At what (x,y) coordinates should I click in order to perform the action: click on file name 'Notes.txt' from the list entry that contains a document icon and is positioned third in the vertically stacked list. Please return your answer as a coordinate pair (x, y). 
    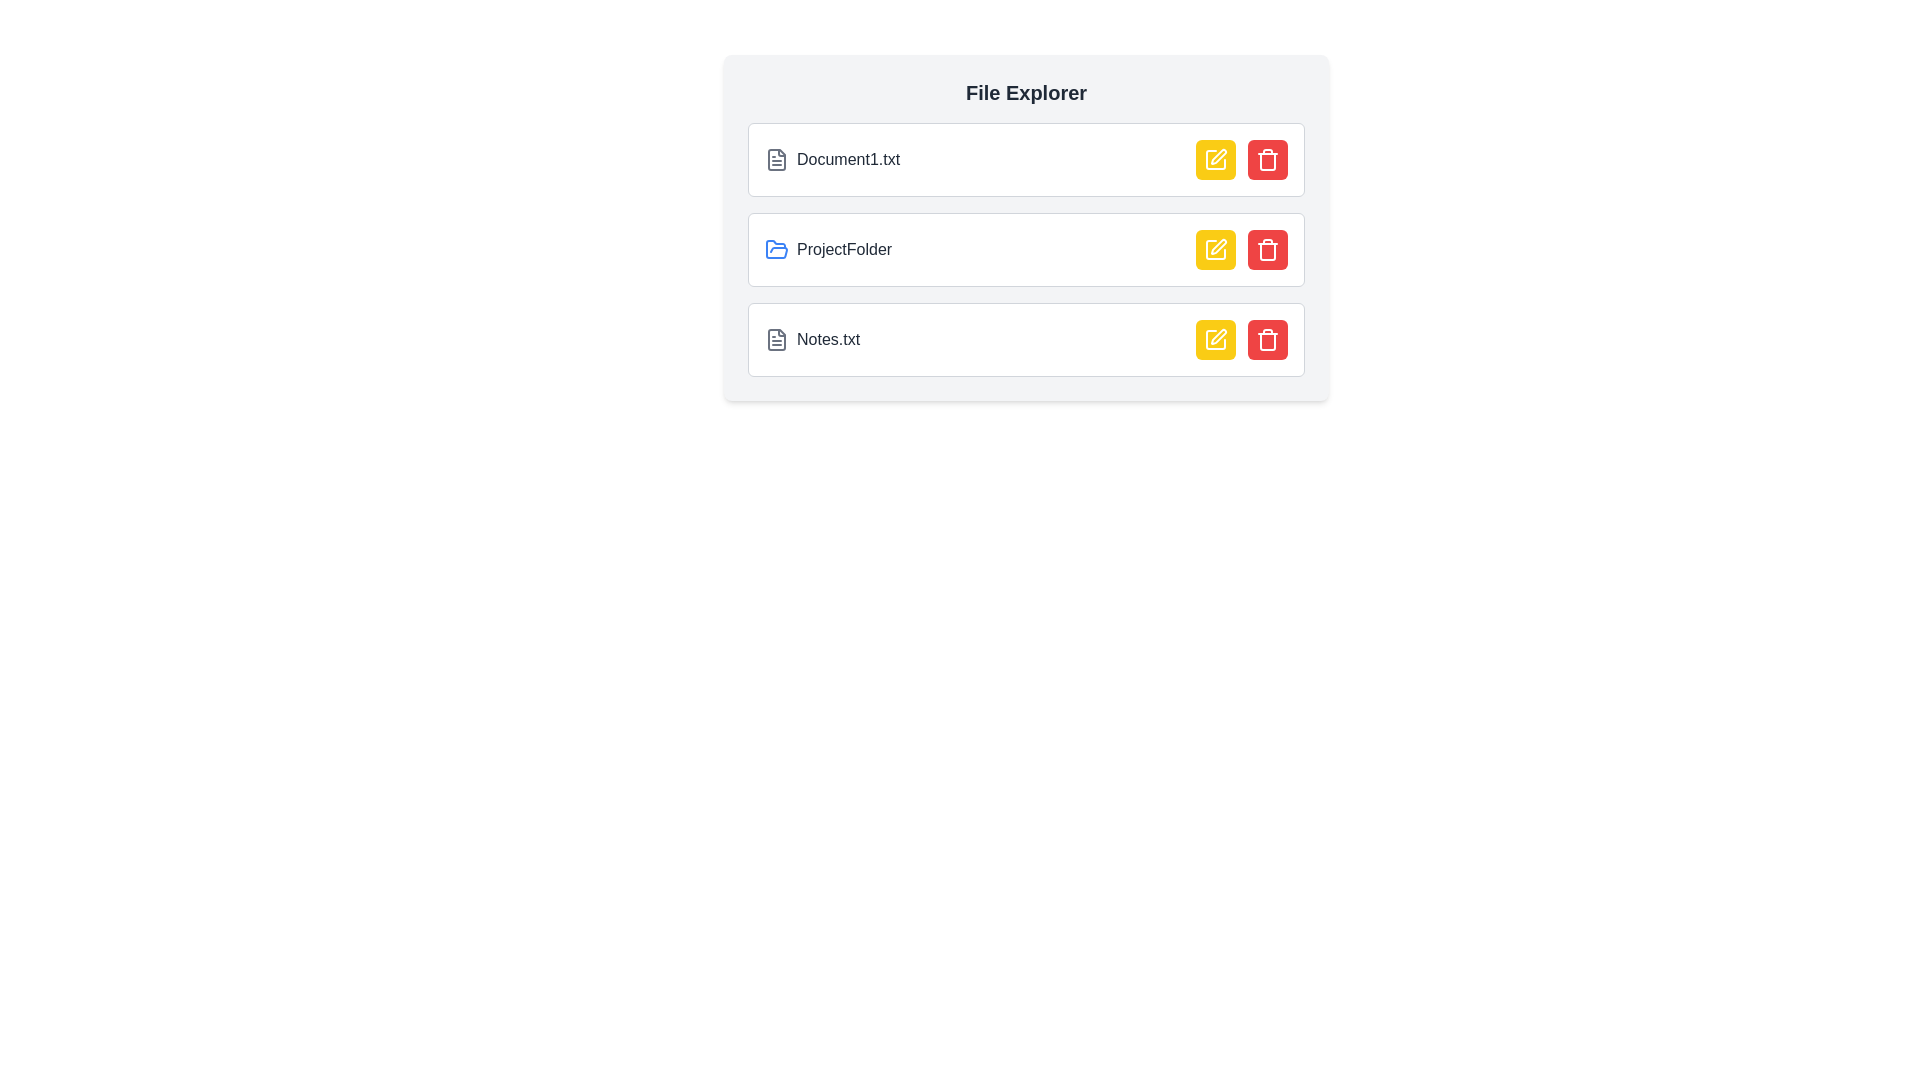
    Looking at the image, I should click on (812, 338).